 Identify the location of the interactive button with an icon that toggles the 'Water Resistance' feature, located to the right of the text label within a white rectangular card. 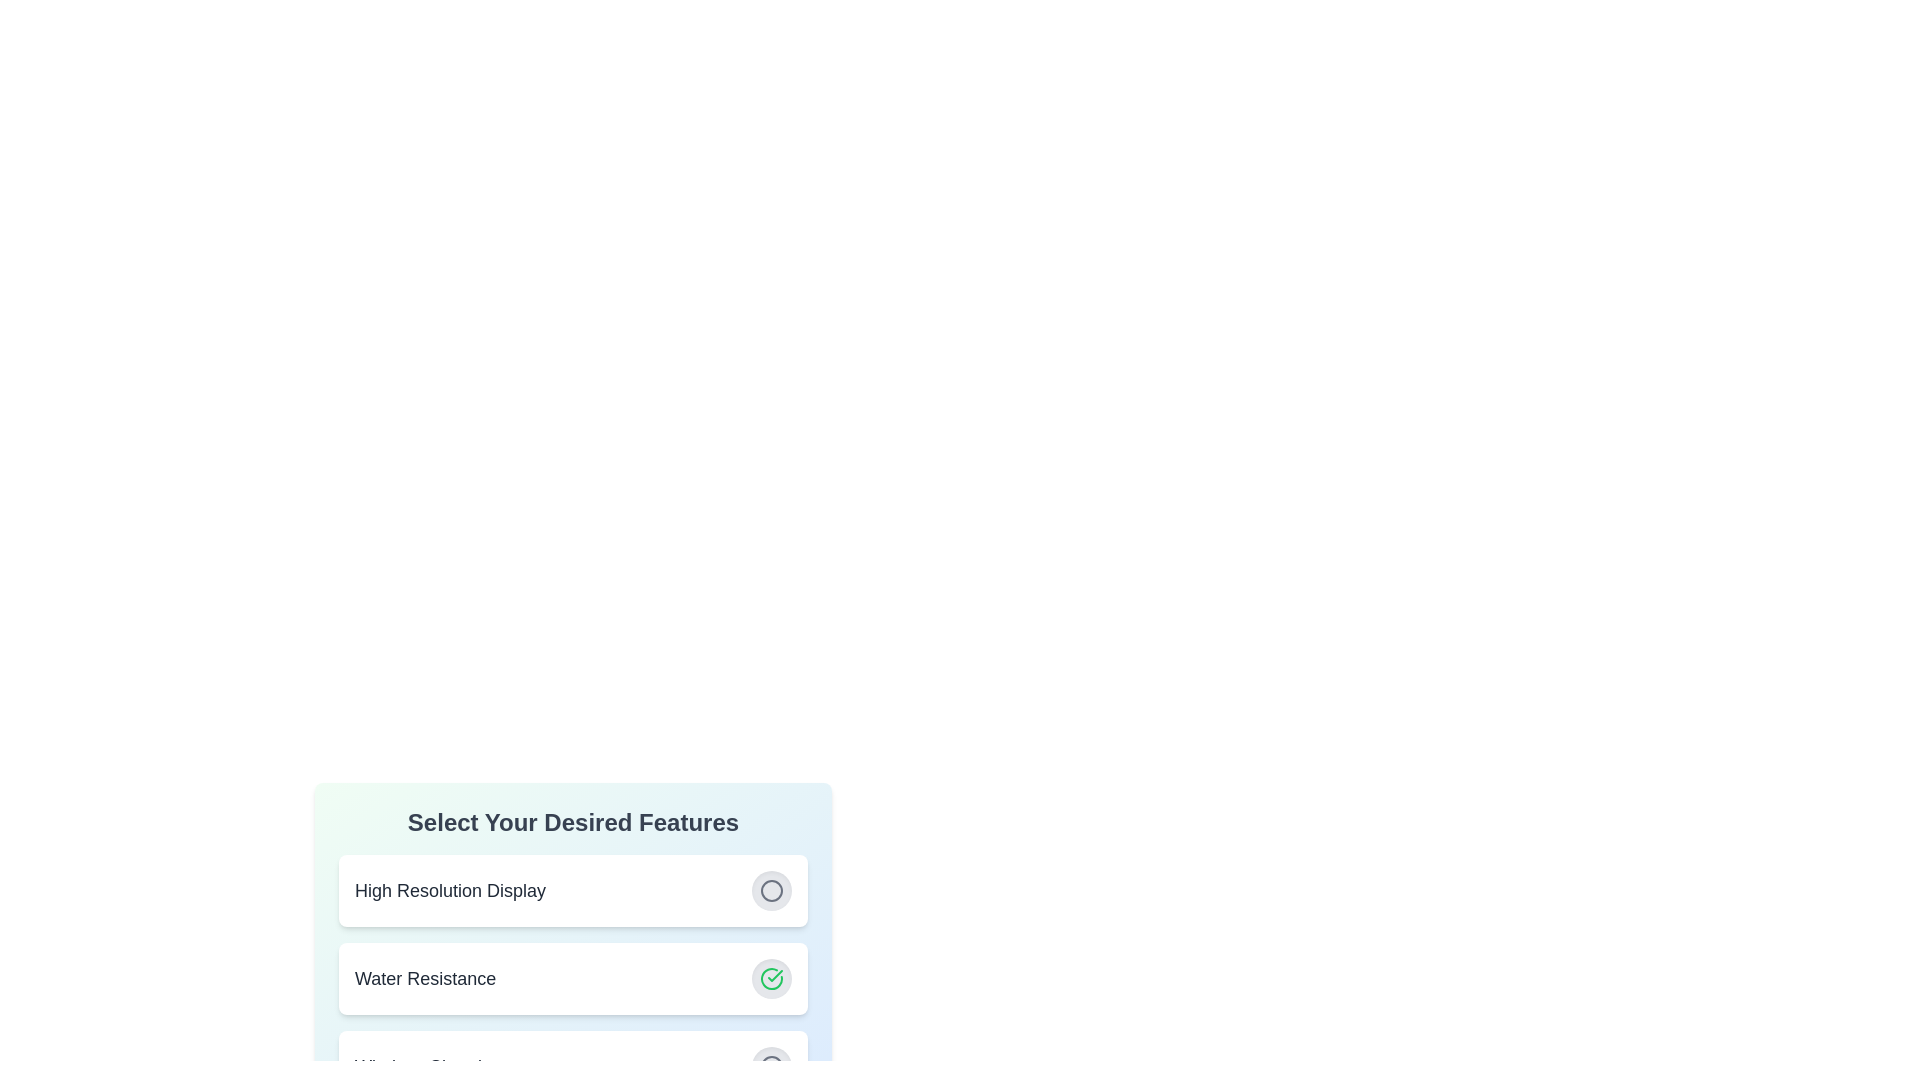
(771, 978).